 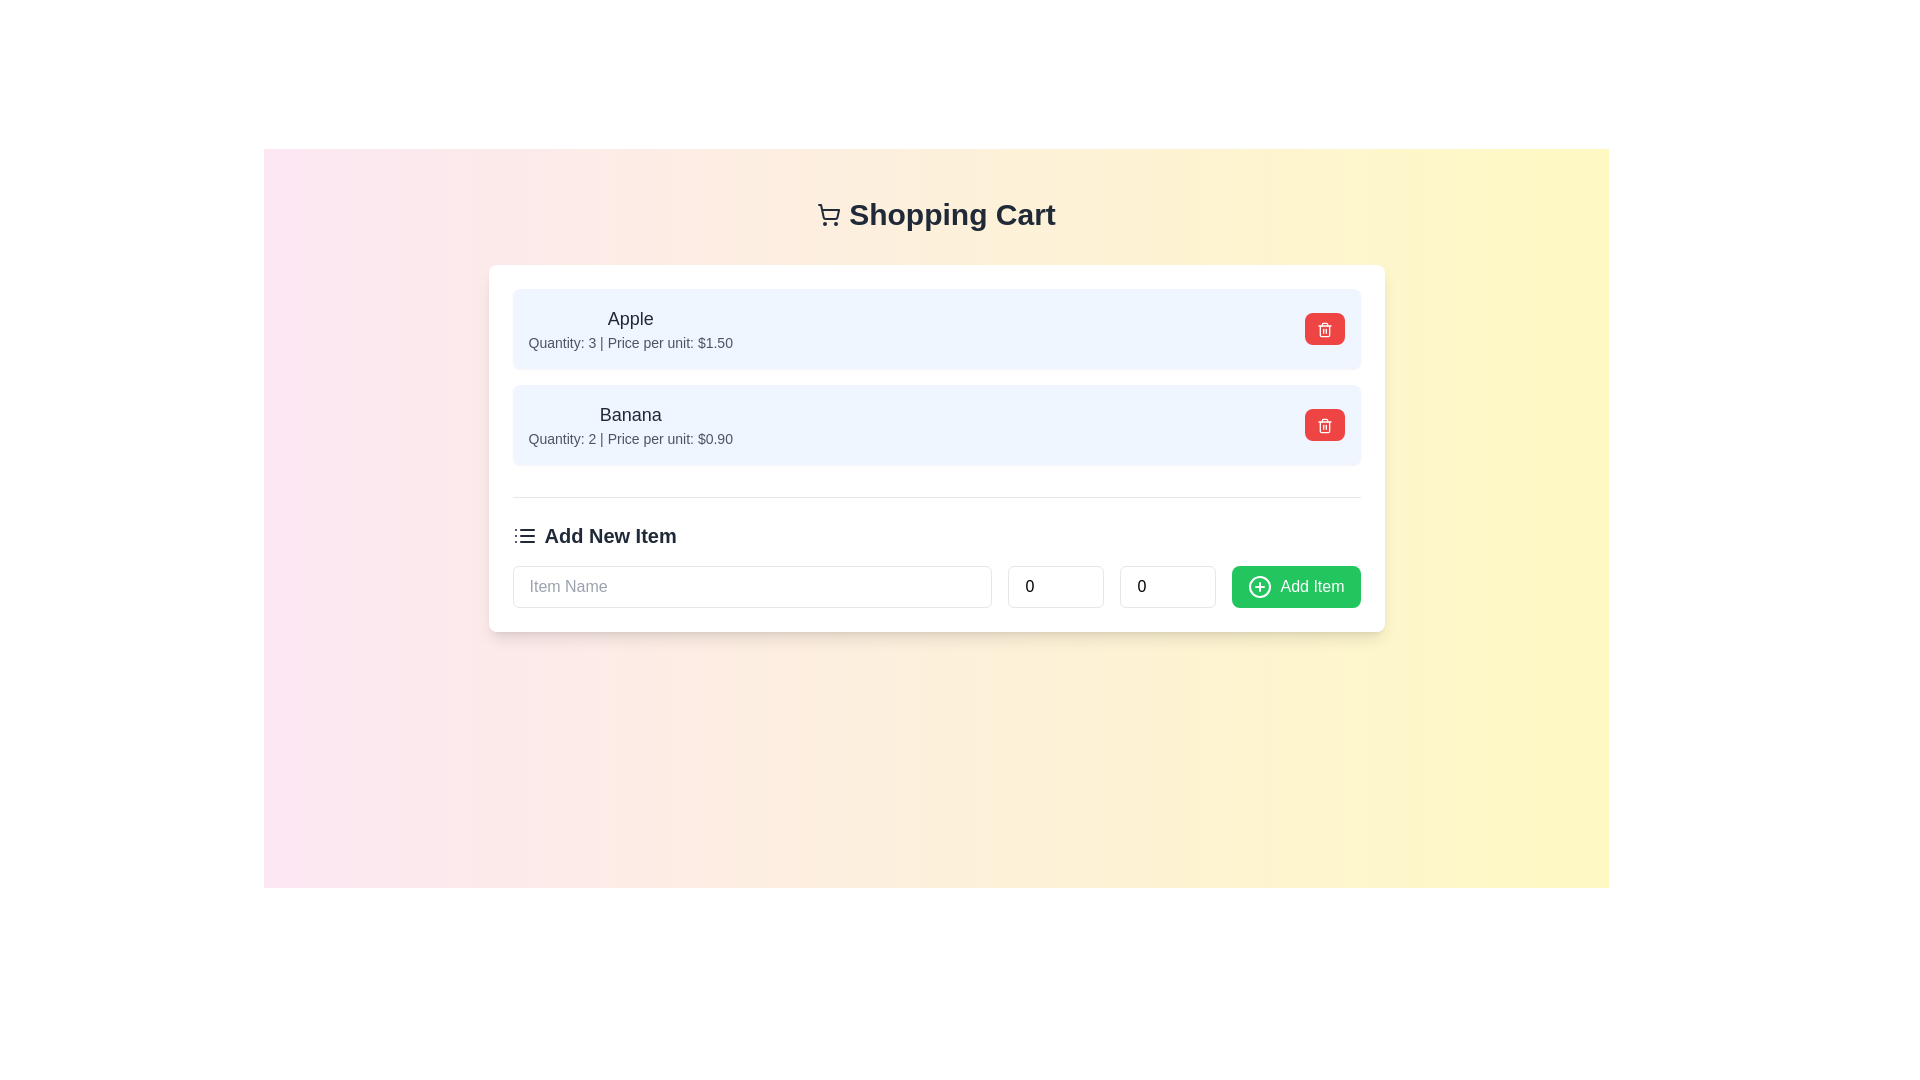 What do you see at coordinates (629, 438) in the screenshot?
I see `the informative text displaying the quantity and price of the item located below 'Banana' in the shopping cart interface` at bounding box center [629, 438].